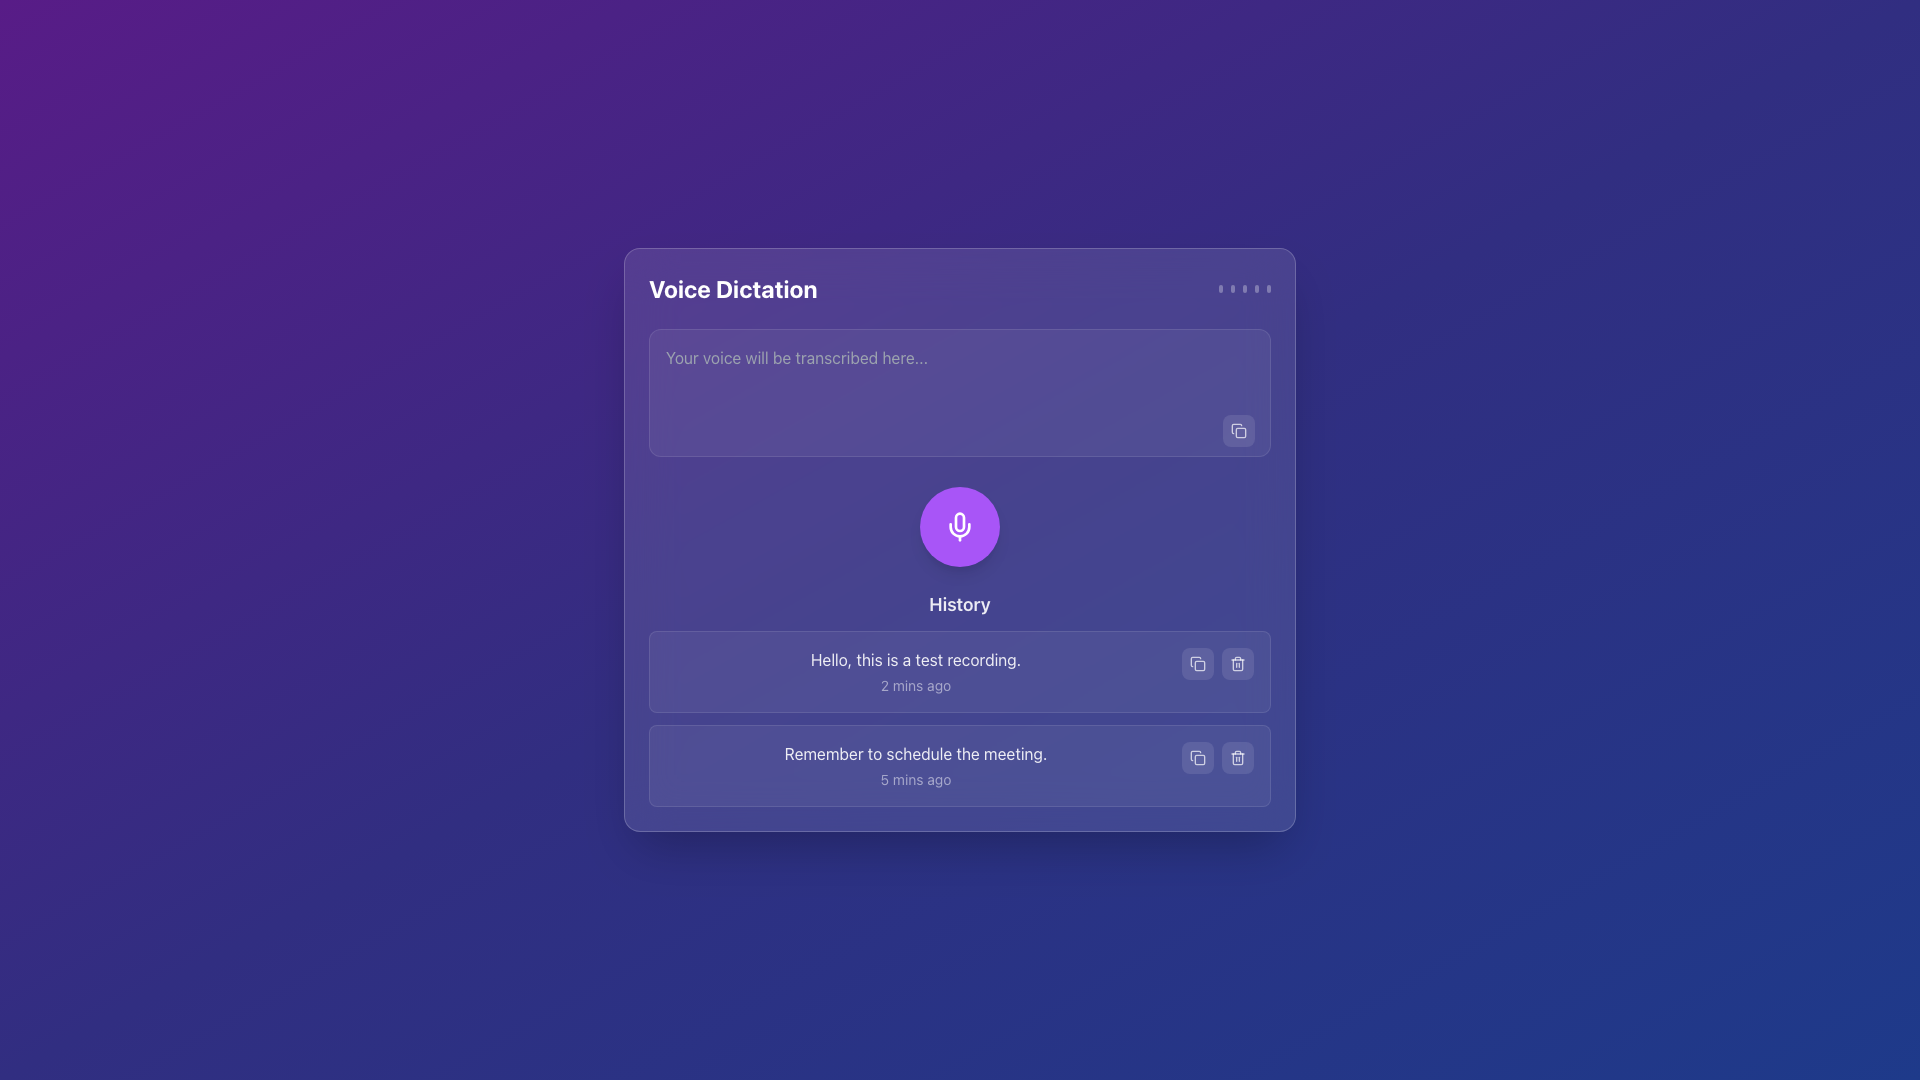  I want to click on the informational text block located in the History section, specifically the second entry which provides a historical record of actions or notifications, so click(915, 765).